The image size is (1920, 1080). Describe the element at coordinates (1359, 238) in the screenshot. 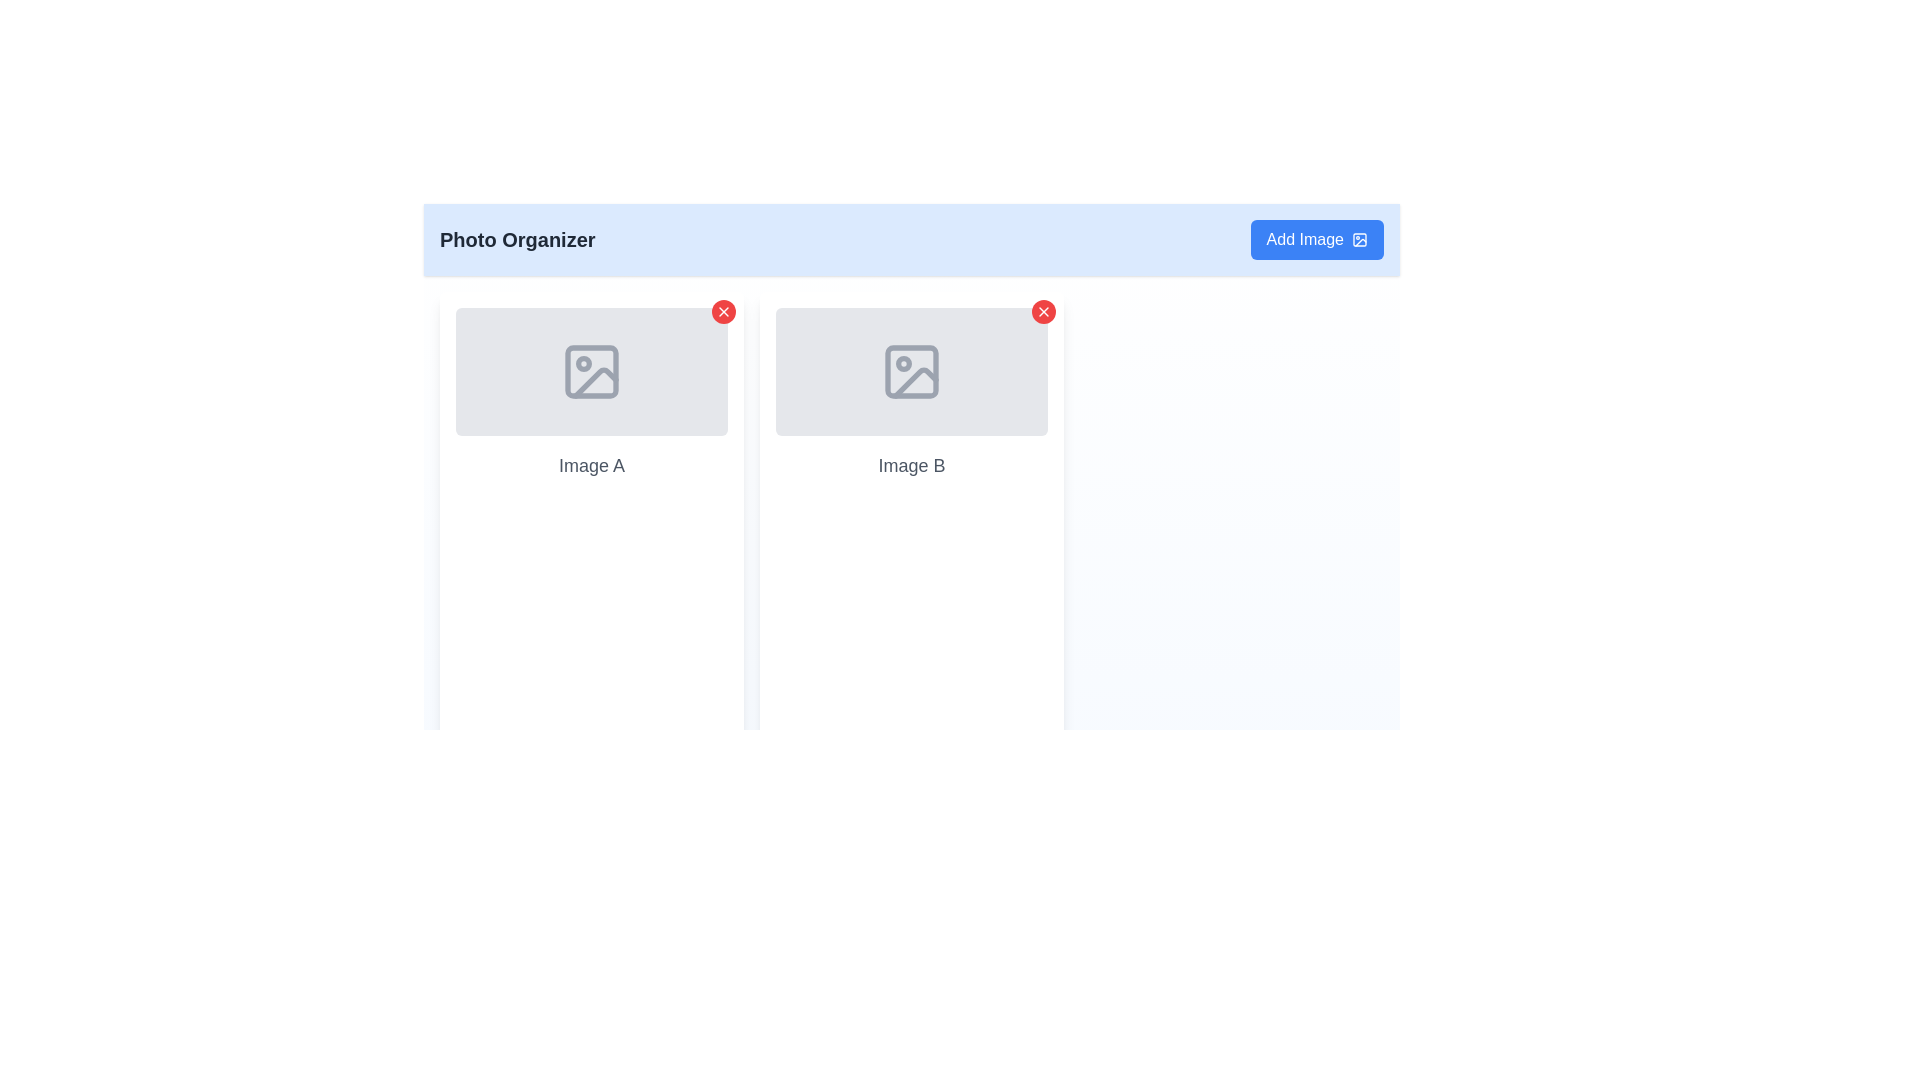

I see `the small rounded rectangle within the SVG graphic that signifies an image or gallery component, located to the right of the interface and adjacent to the 'Add Image' button` at that location.